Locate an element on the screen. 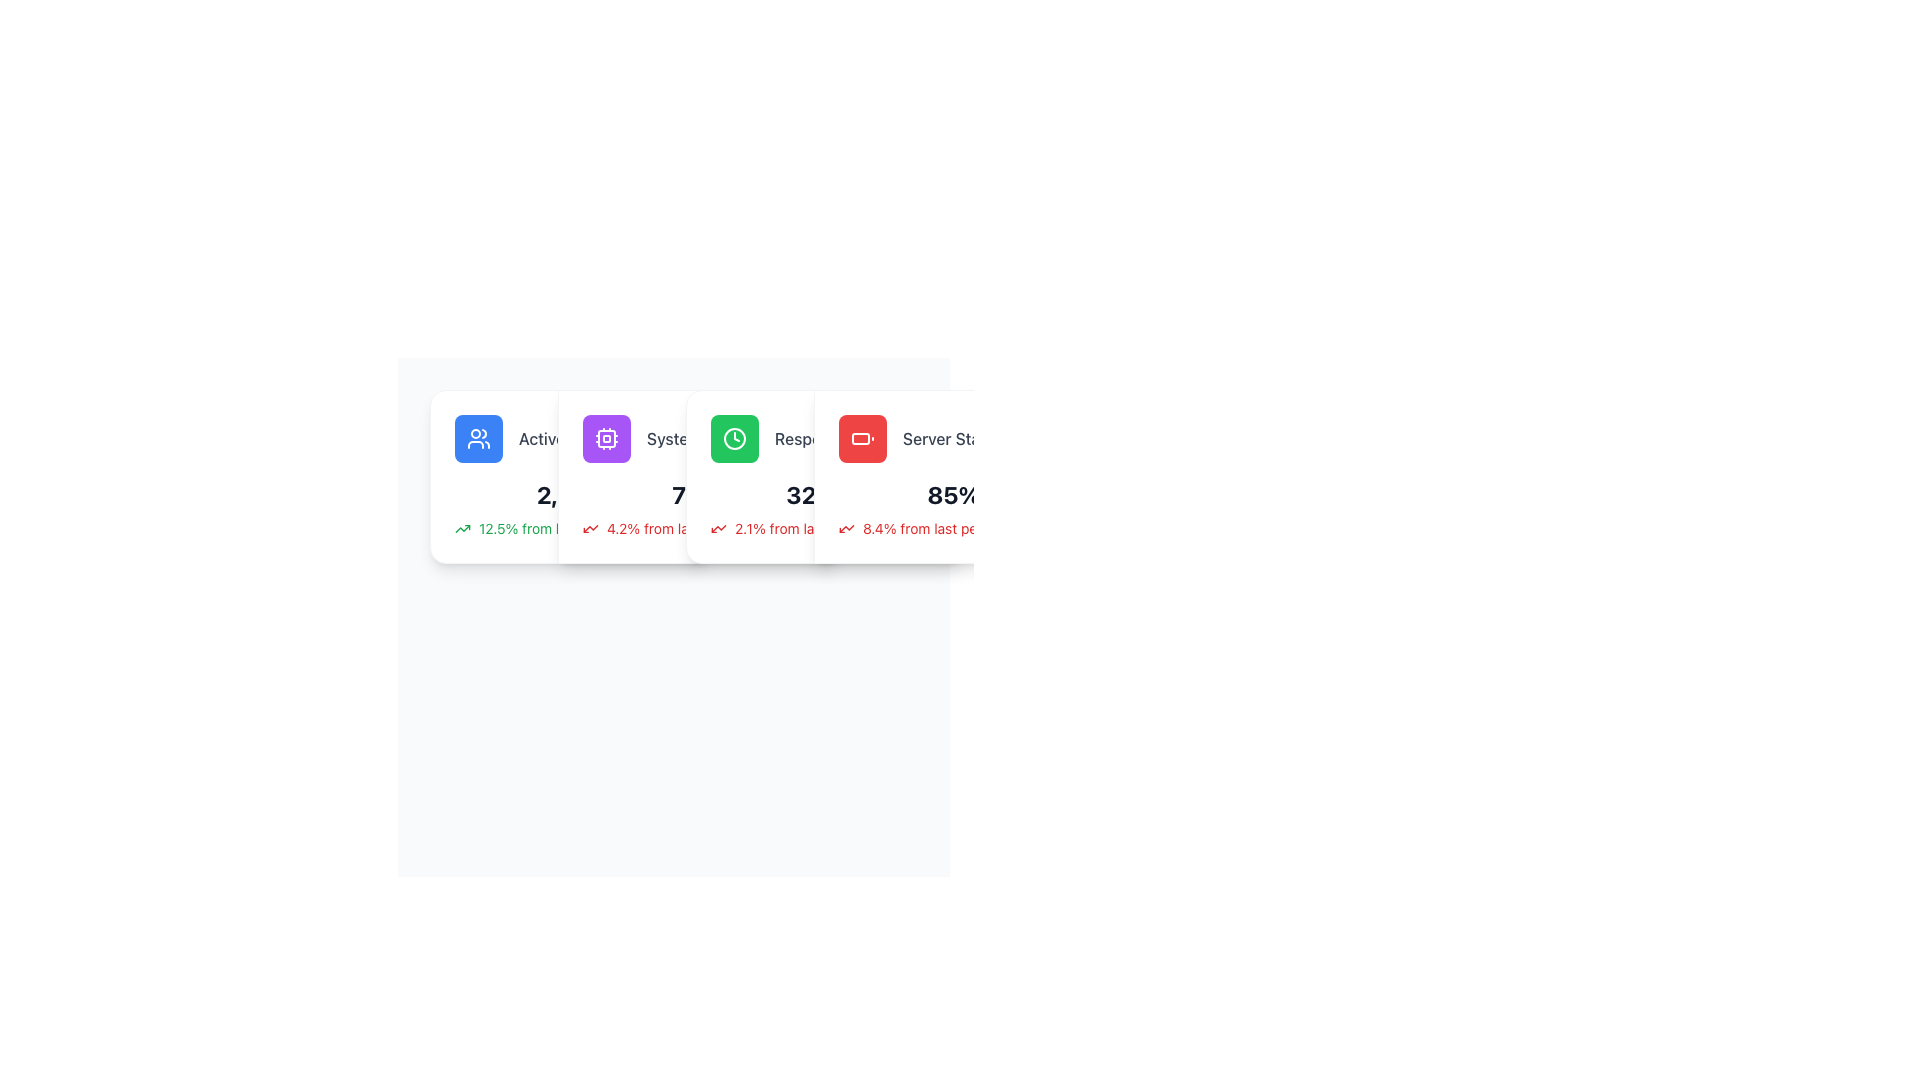 This screenshot has height=1080, width=1920. the visual representation of the green circular SVG element located in the center of the clock icon, which is the third card from the left aligned with the 'Response' label is located at coordinates (733, 438).